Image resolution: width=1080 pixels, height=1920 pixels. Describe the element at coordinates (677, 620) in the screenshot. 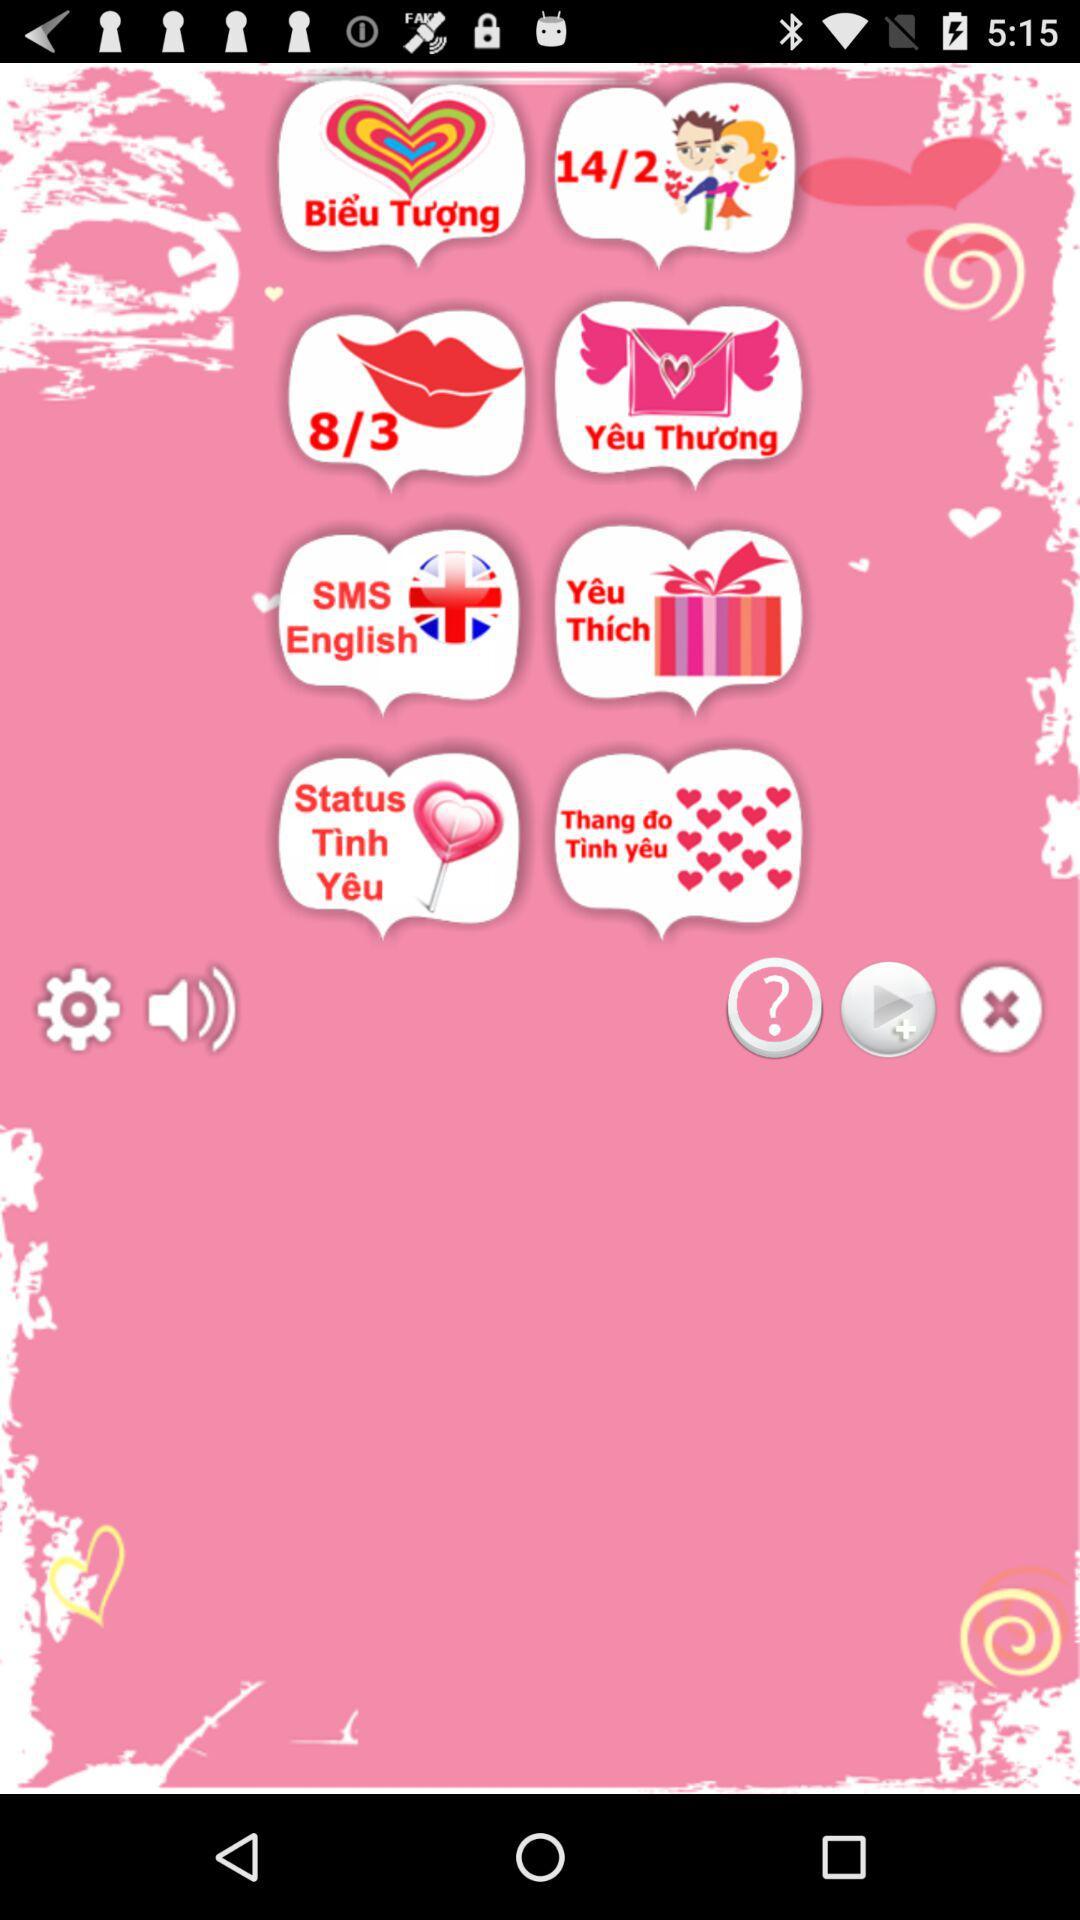

I see `to view selected item` at that location.